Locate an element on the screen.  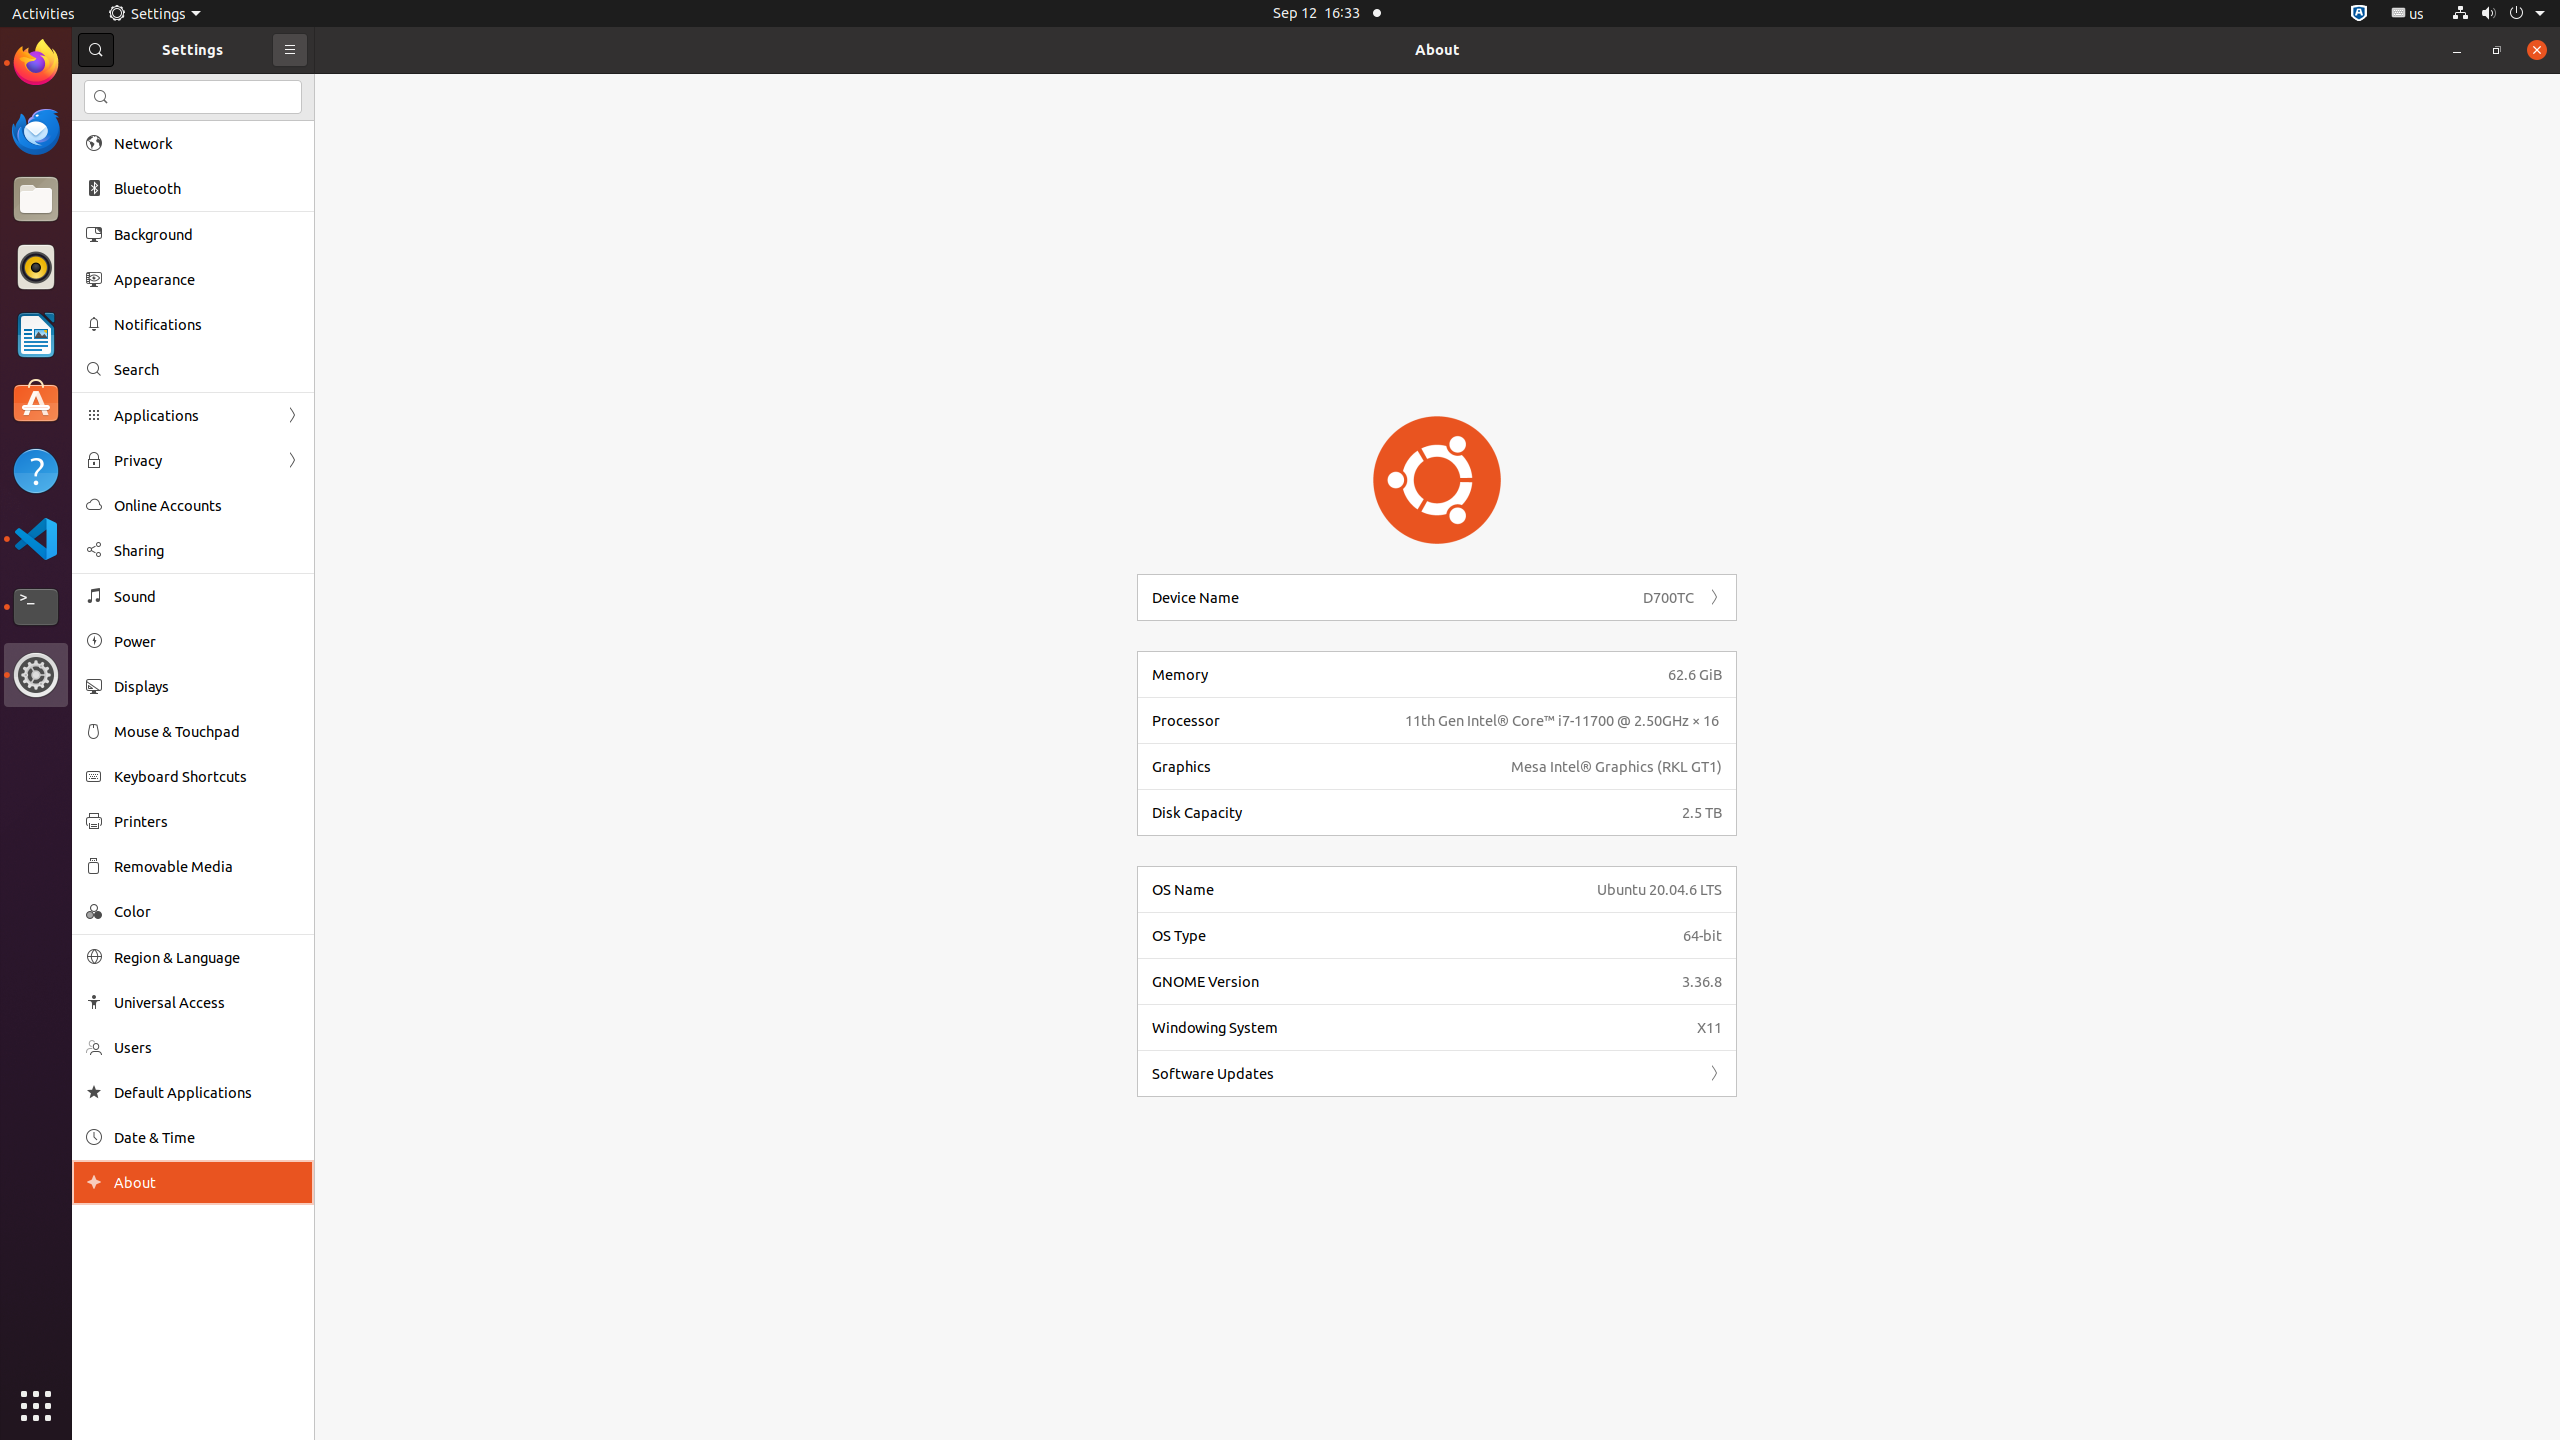
'Region & Language' is located at coordinates (207, 957).